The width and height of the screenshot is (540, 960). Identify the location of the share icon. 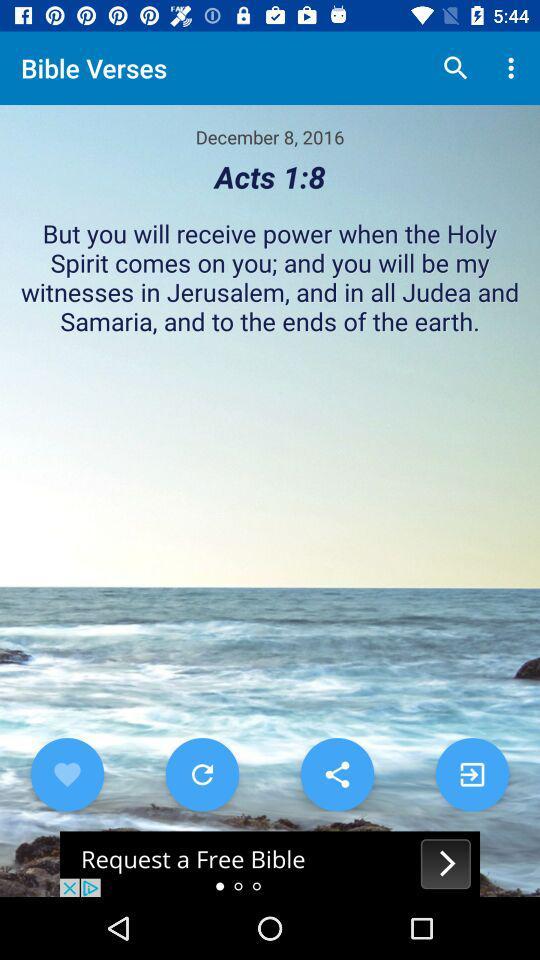
(337, 773).